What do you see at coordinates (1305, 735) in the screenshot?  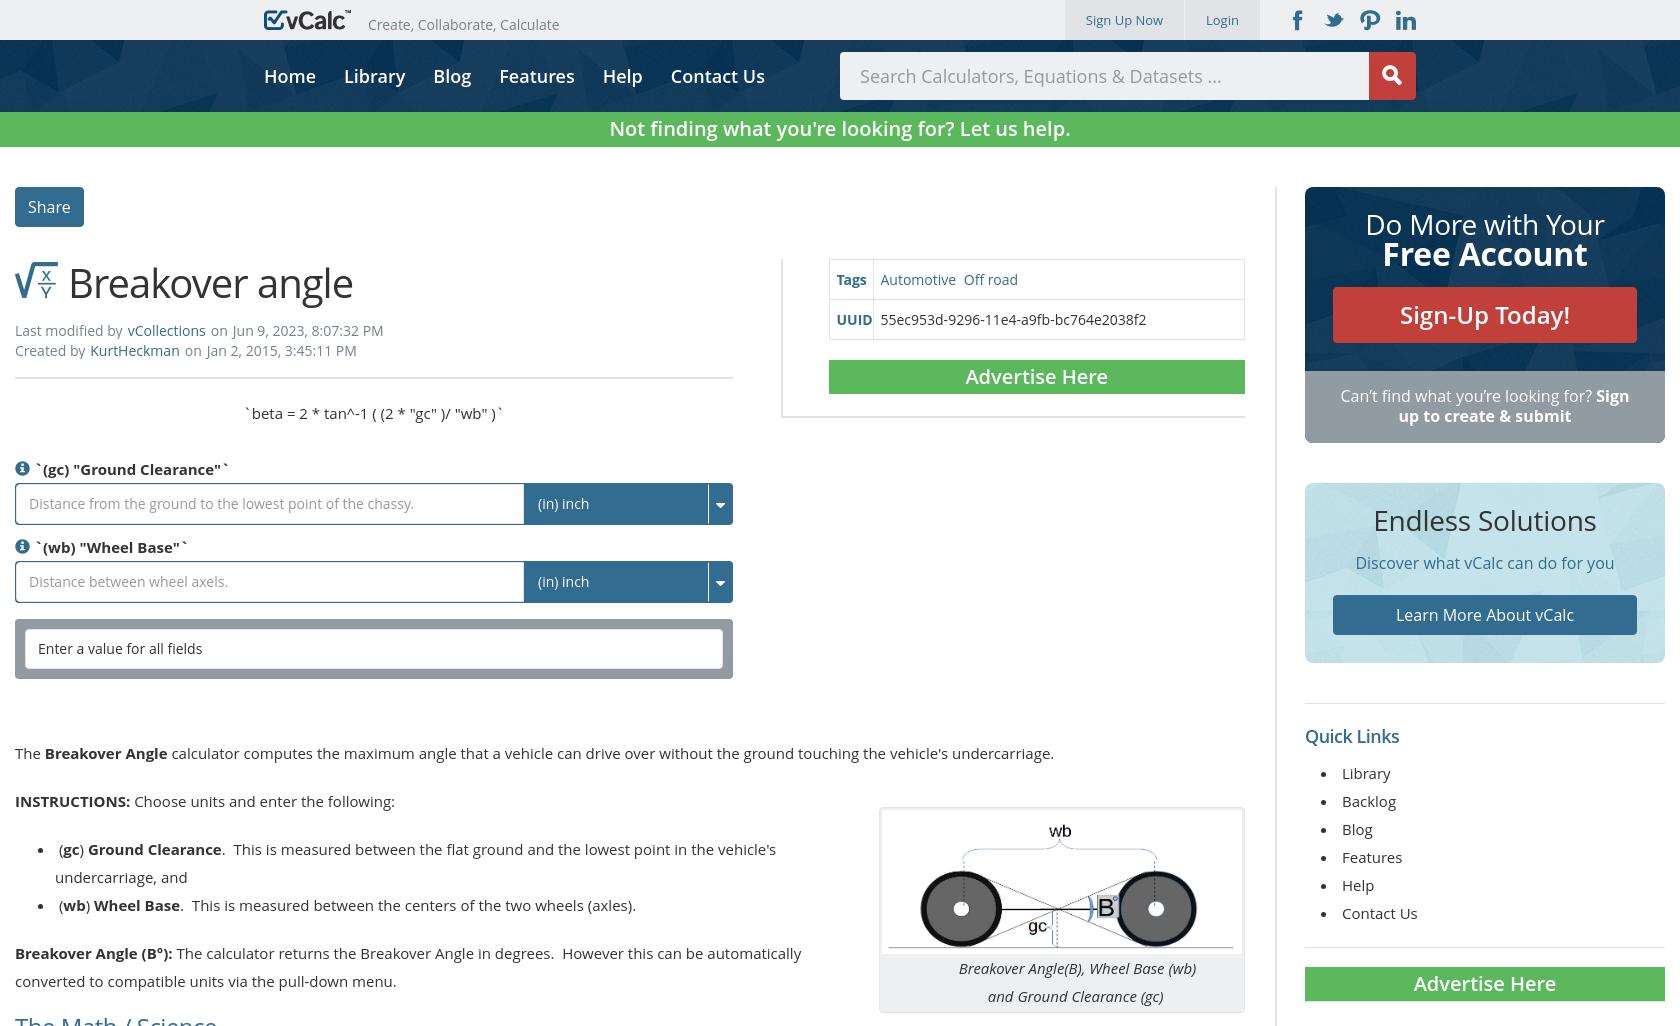 I see `'Quick Links'` at bounding box center [1305, 735].